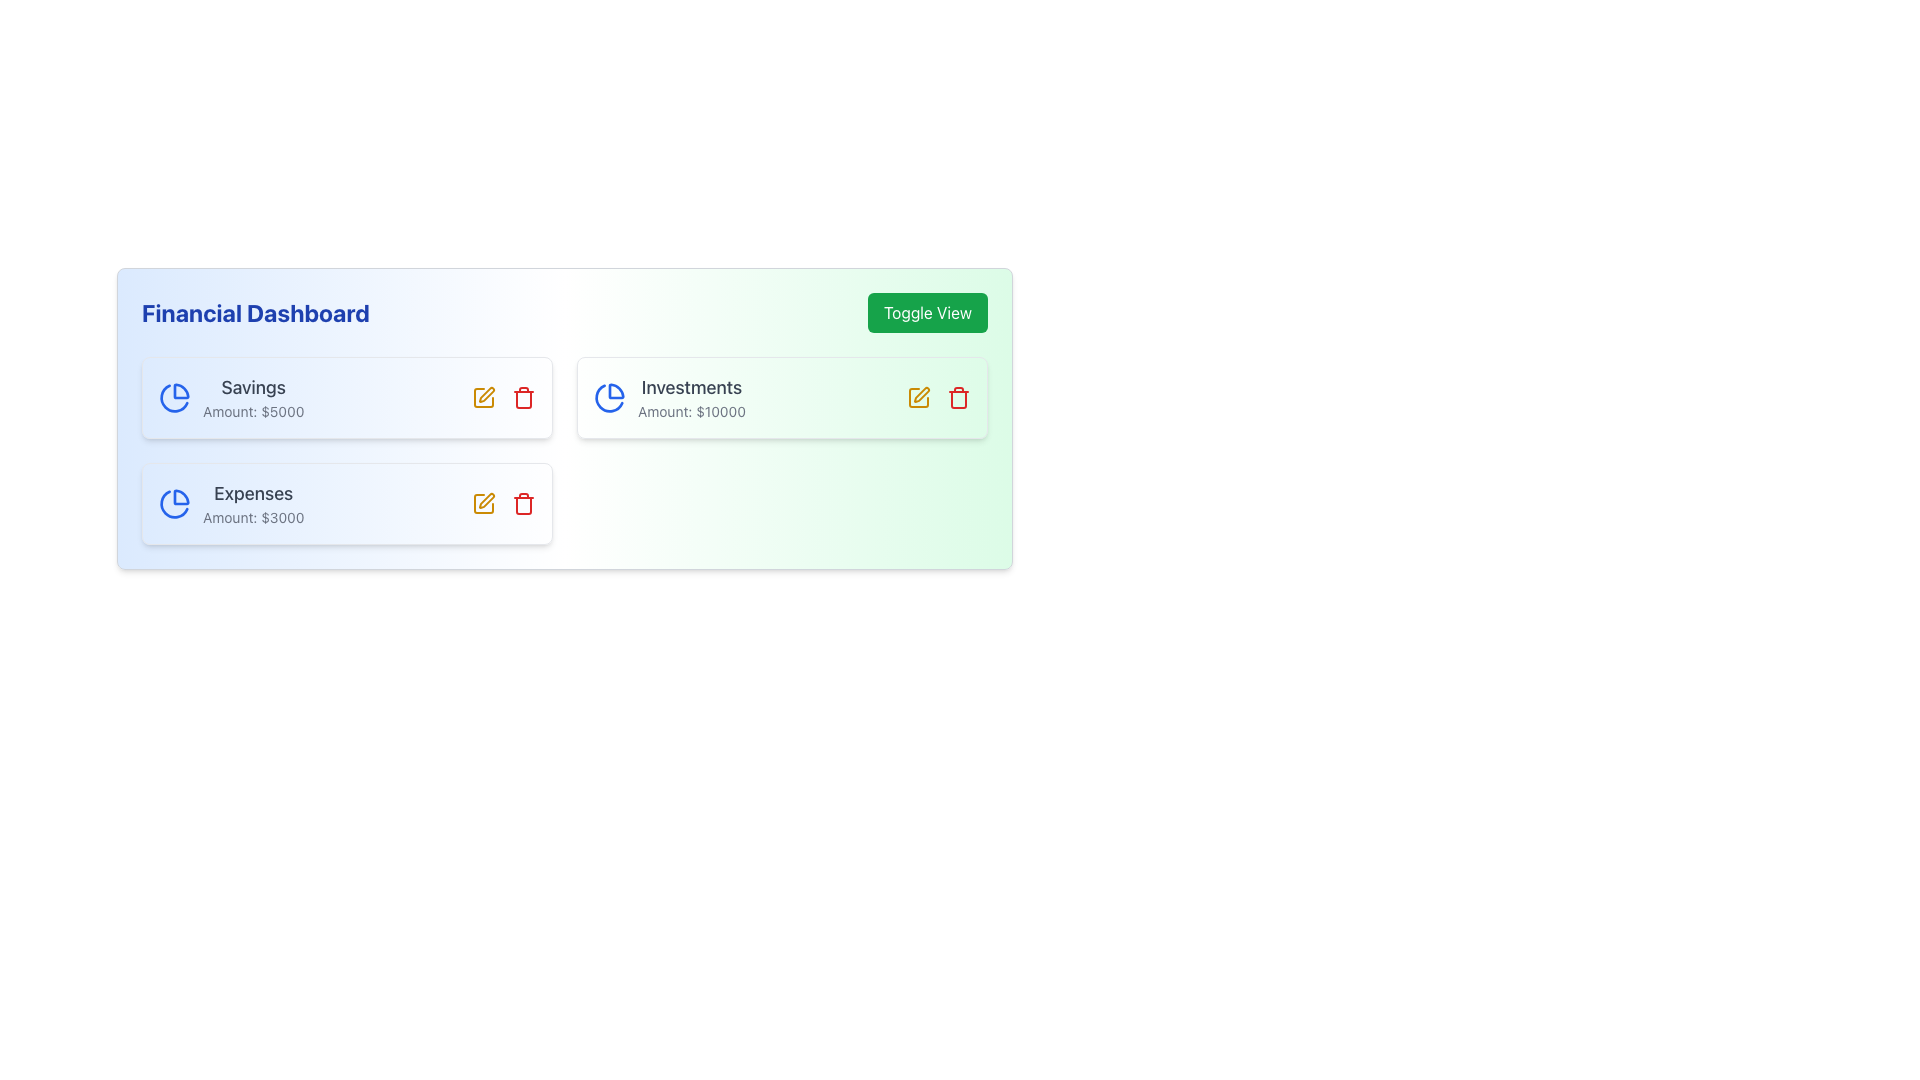 The height and width of the screenshot is (1080, 1920). What do you see at coordinates (504, 397) in the screenshot?
I see `the yellow pencil icon` at bounding box center [504, 397].